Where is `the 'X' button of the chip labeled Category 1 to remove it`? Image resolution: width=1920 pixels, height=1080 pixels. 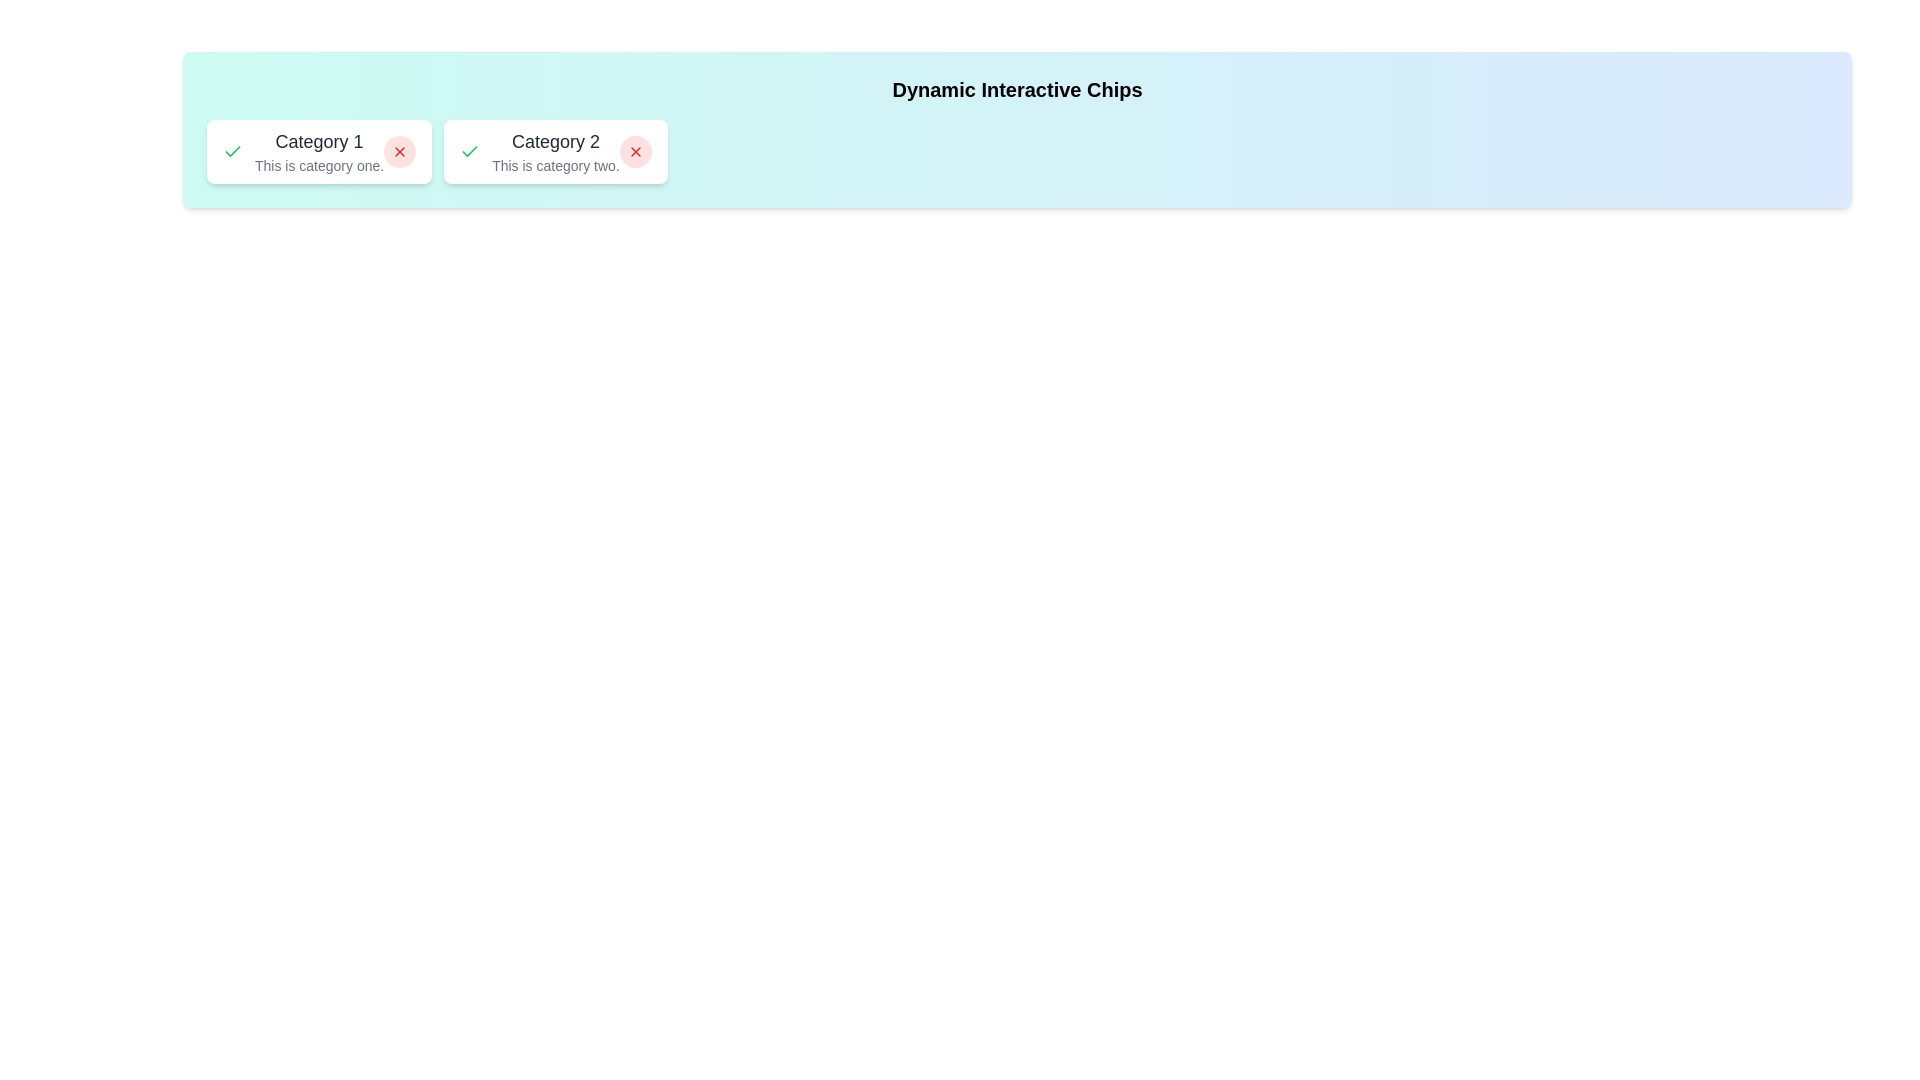 the 'X' button of the chip labeled Category 1 to remove it is located at coordinates (400, 150).